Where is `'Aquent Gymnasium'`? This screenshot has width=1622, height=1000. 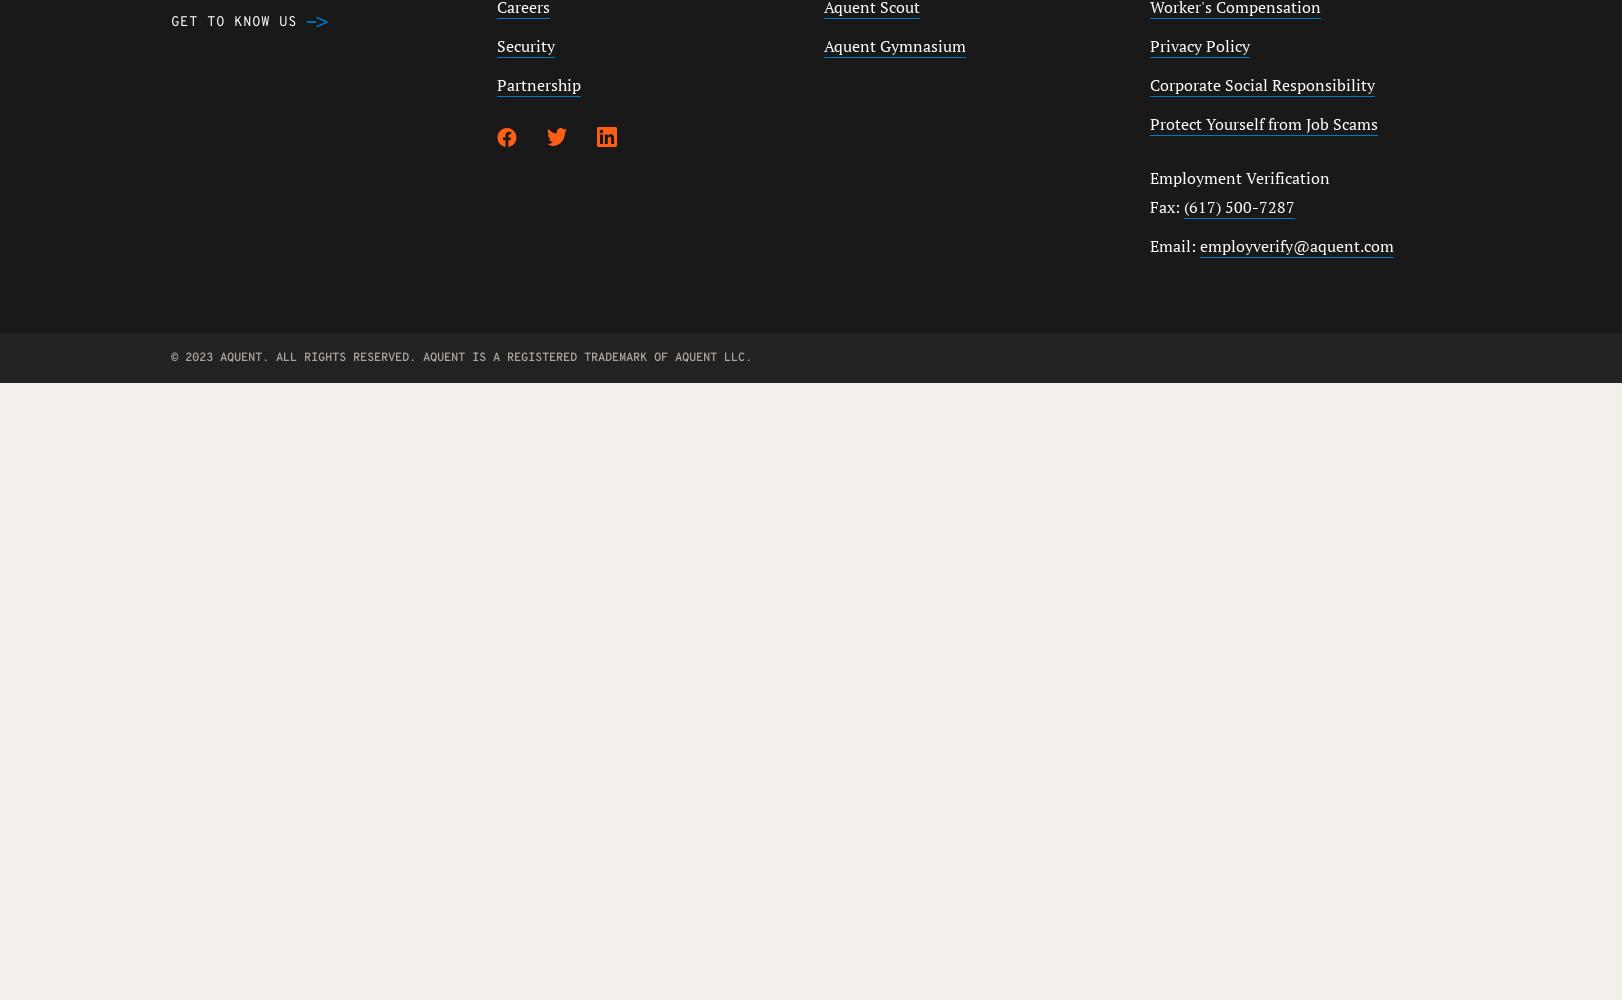 'Aquent Gymnasium' is located at coordinates (823, 46).